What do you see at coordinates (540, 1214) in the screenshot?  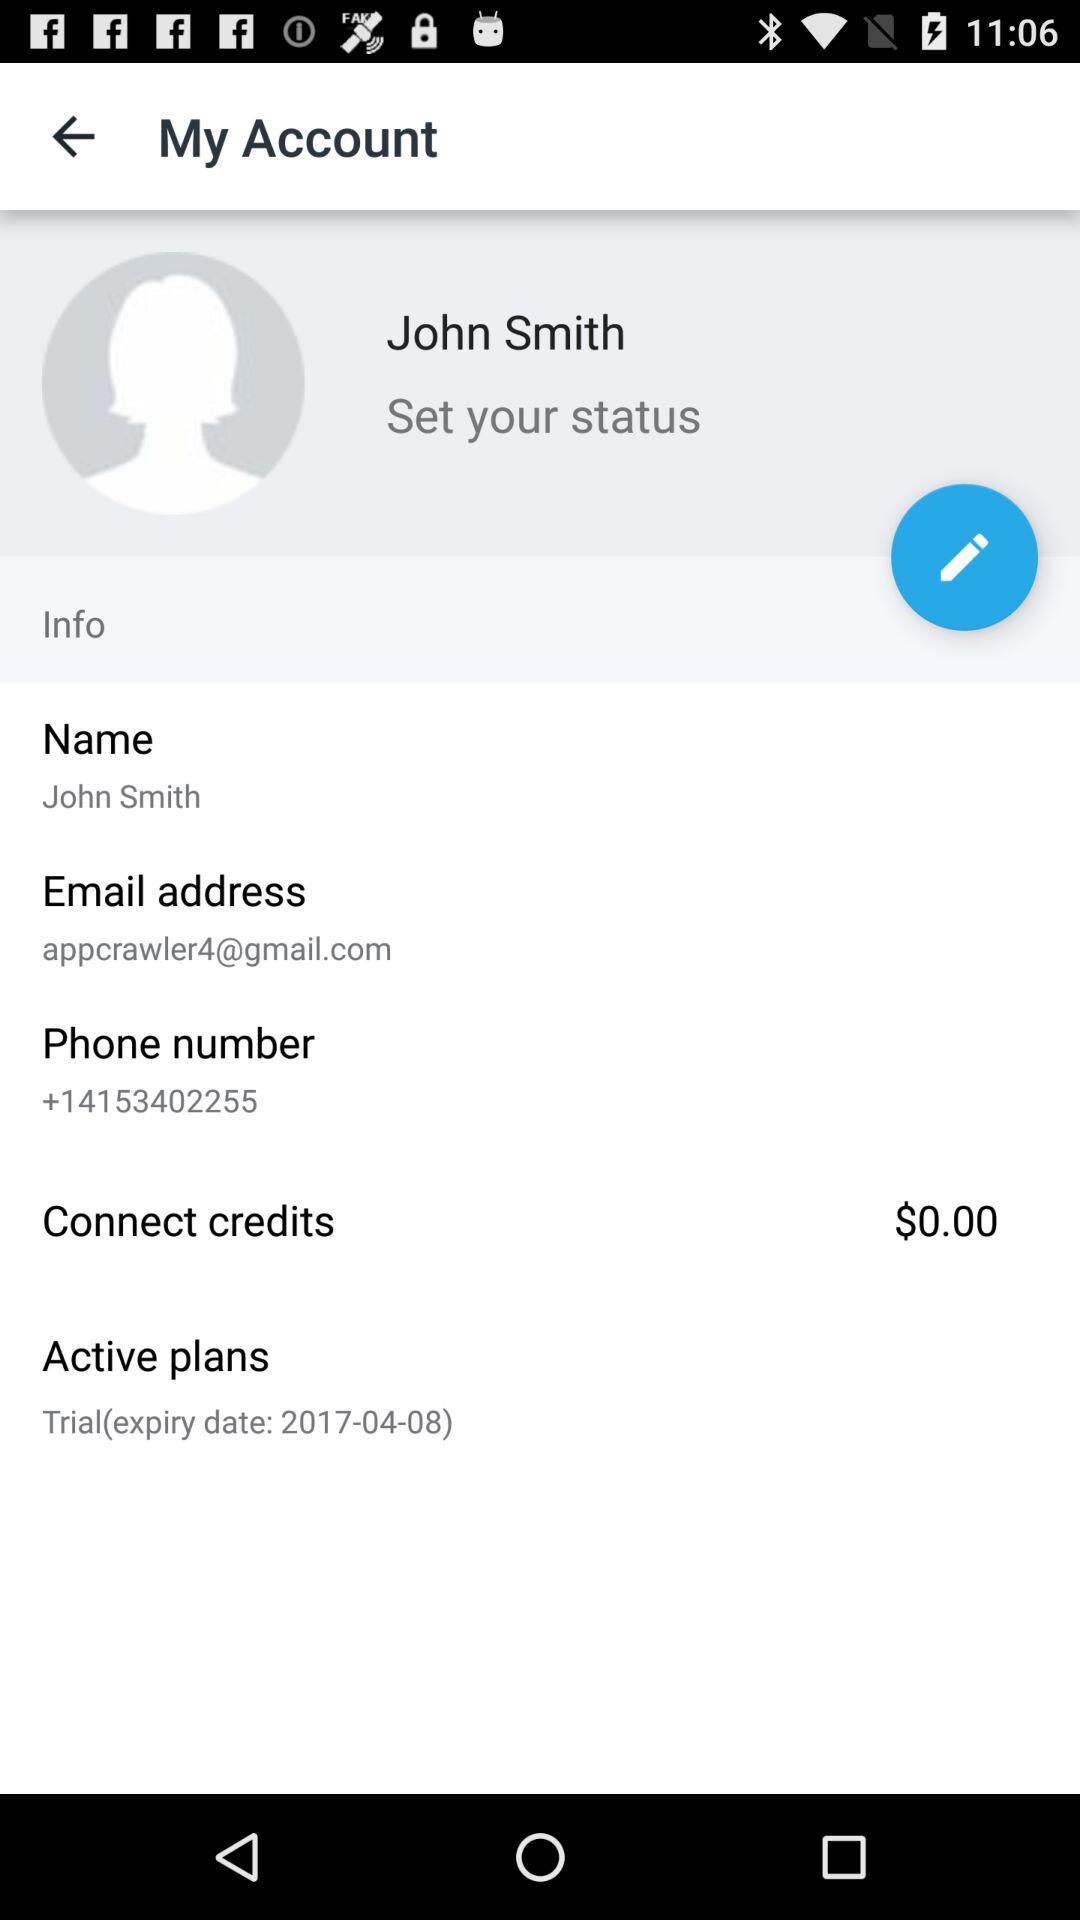 I see `text above active plans` at bounding box center [540, 1214].